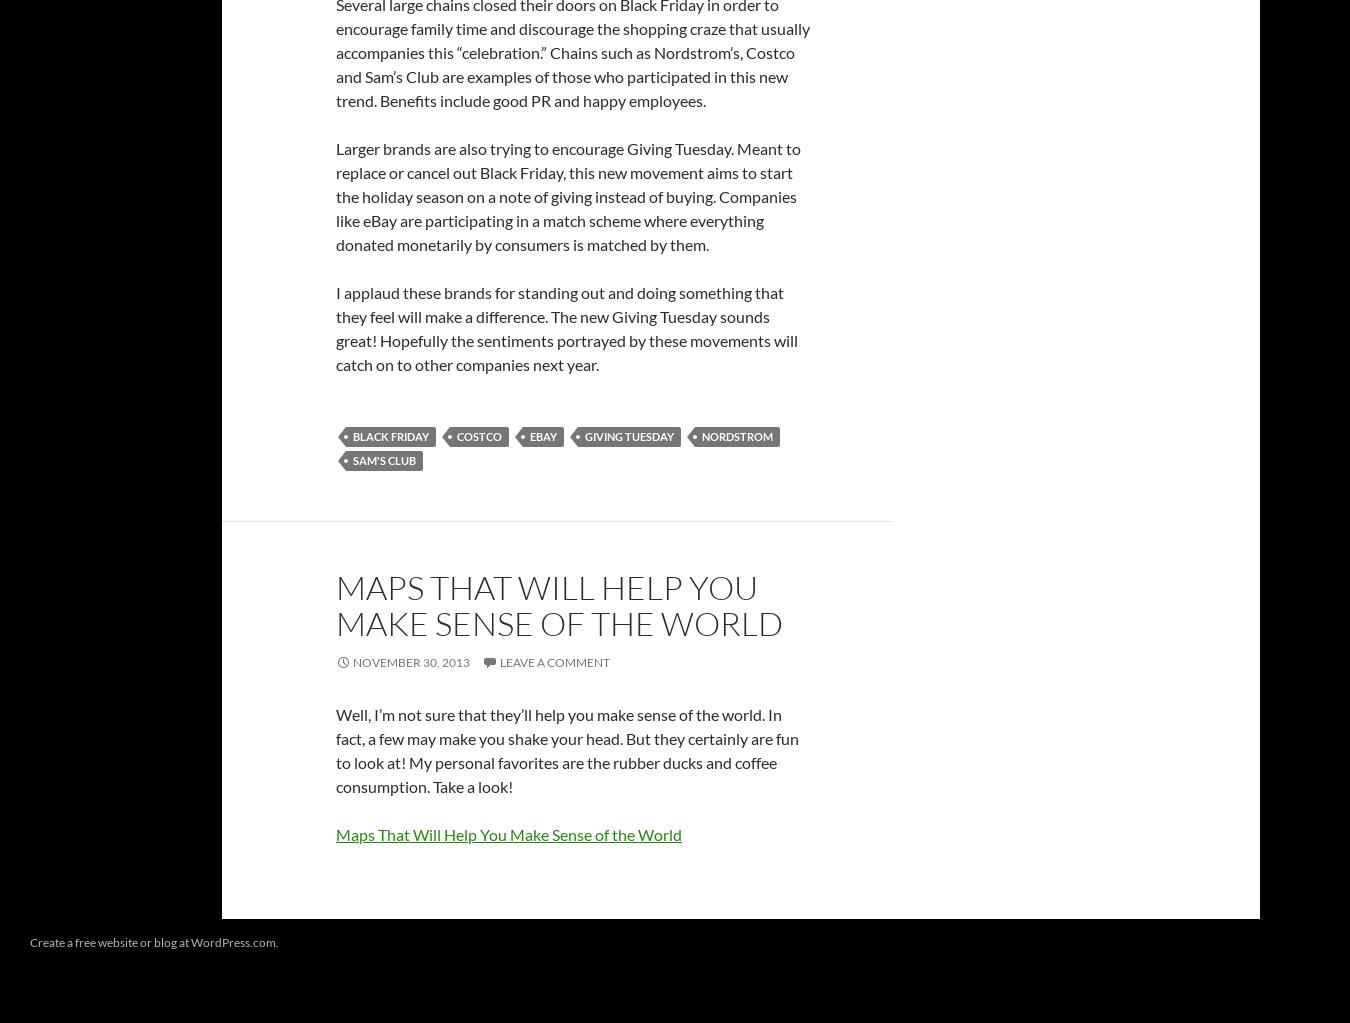 The height and width of the screenshot is (1023, 1350). Describe the element at coordinates (390, 435) in the screenshot. I see `'Black Friday'` at that location.